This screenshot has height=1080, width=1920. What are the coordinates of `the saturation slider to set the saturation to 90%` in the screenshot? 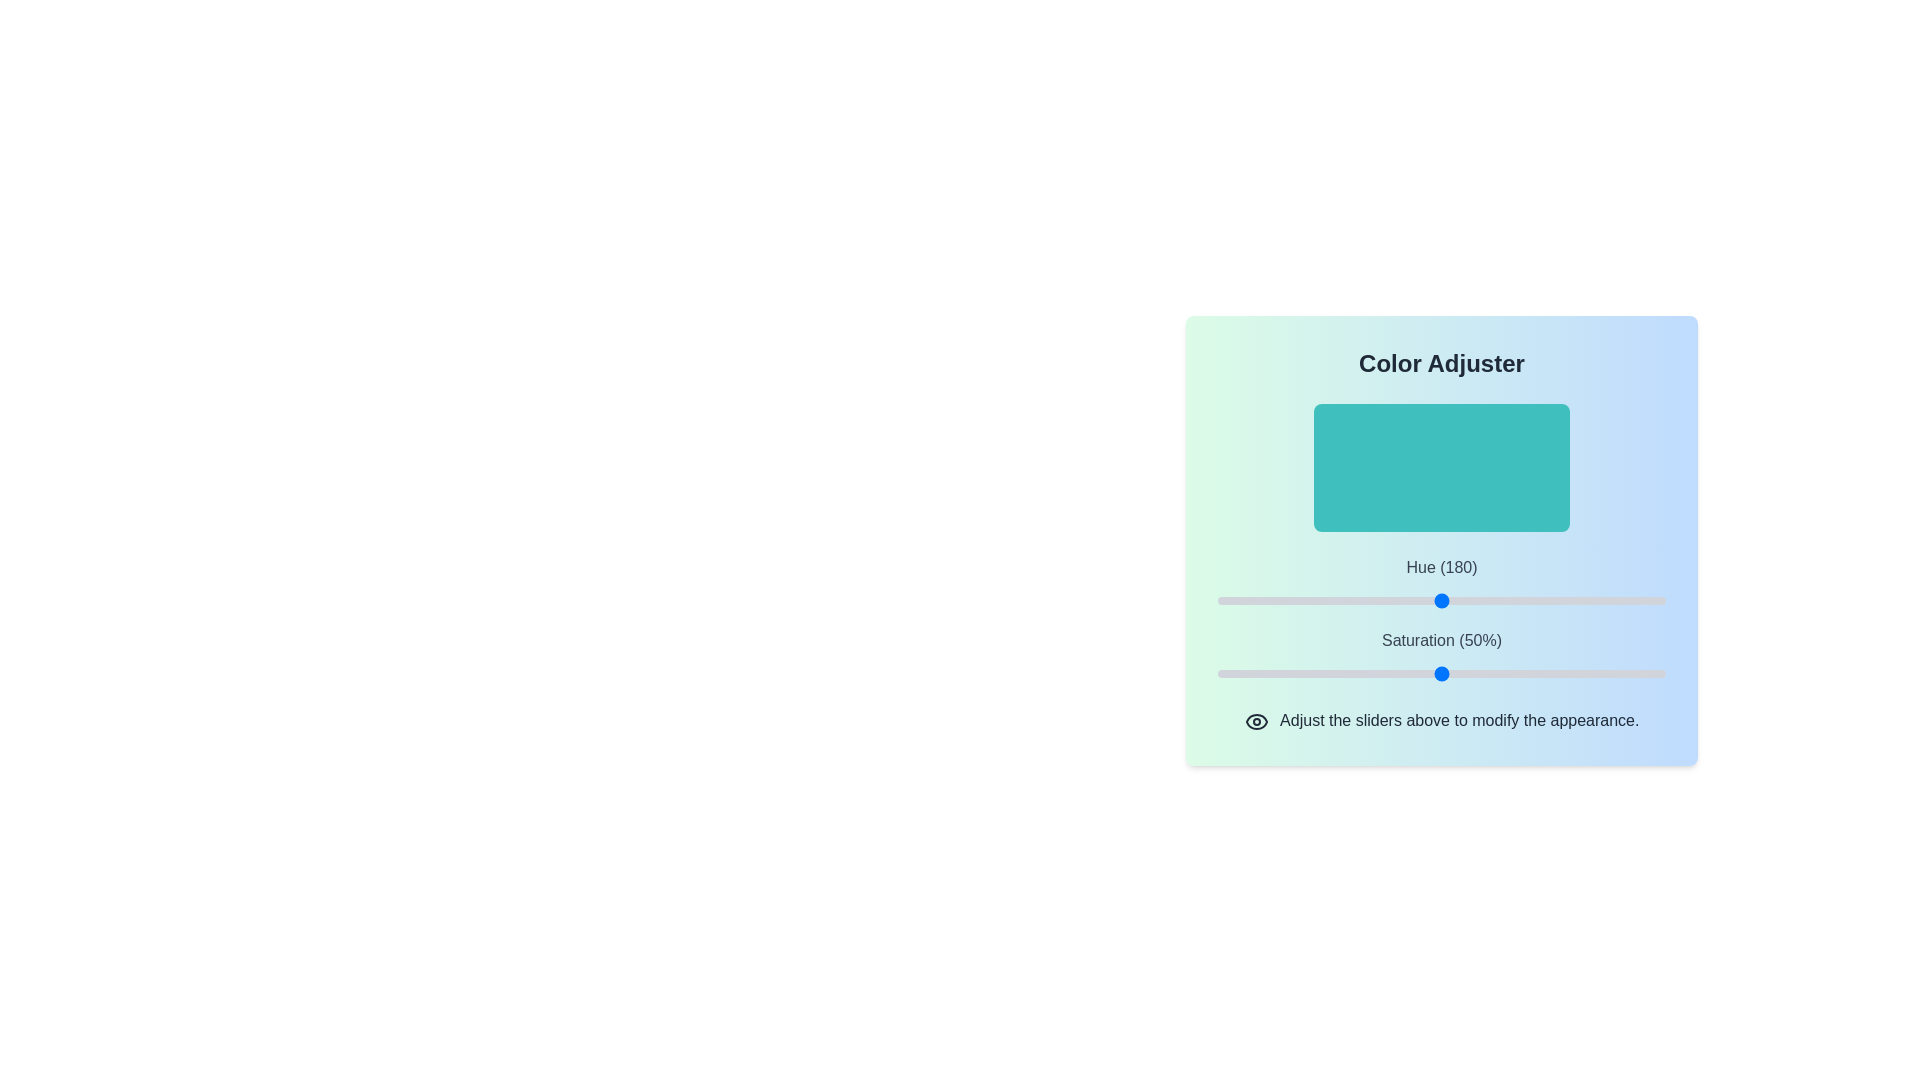 It's located at (1621, 674).